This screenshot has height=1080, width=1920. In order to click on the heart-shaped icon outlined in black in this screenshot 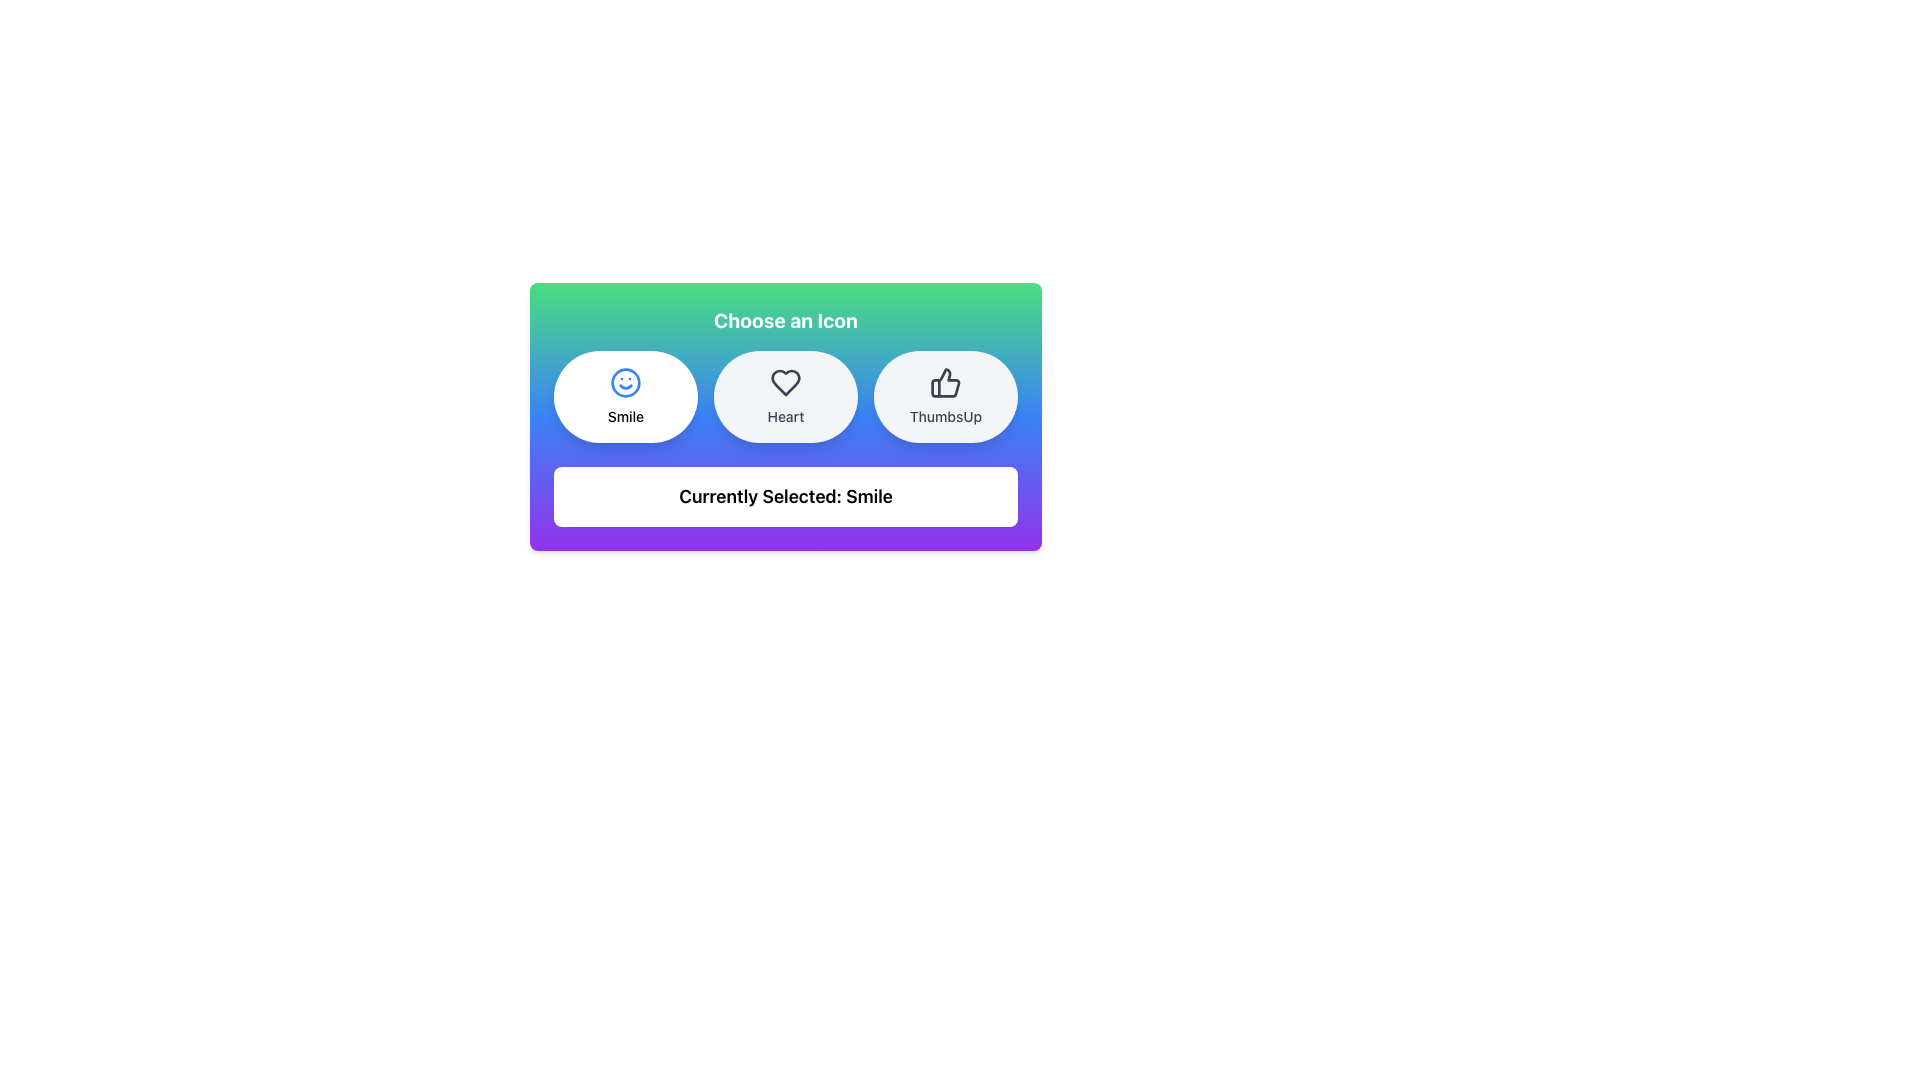, I will do `click(785, 382)`.